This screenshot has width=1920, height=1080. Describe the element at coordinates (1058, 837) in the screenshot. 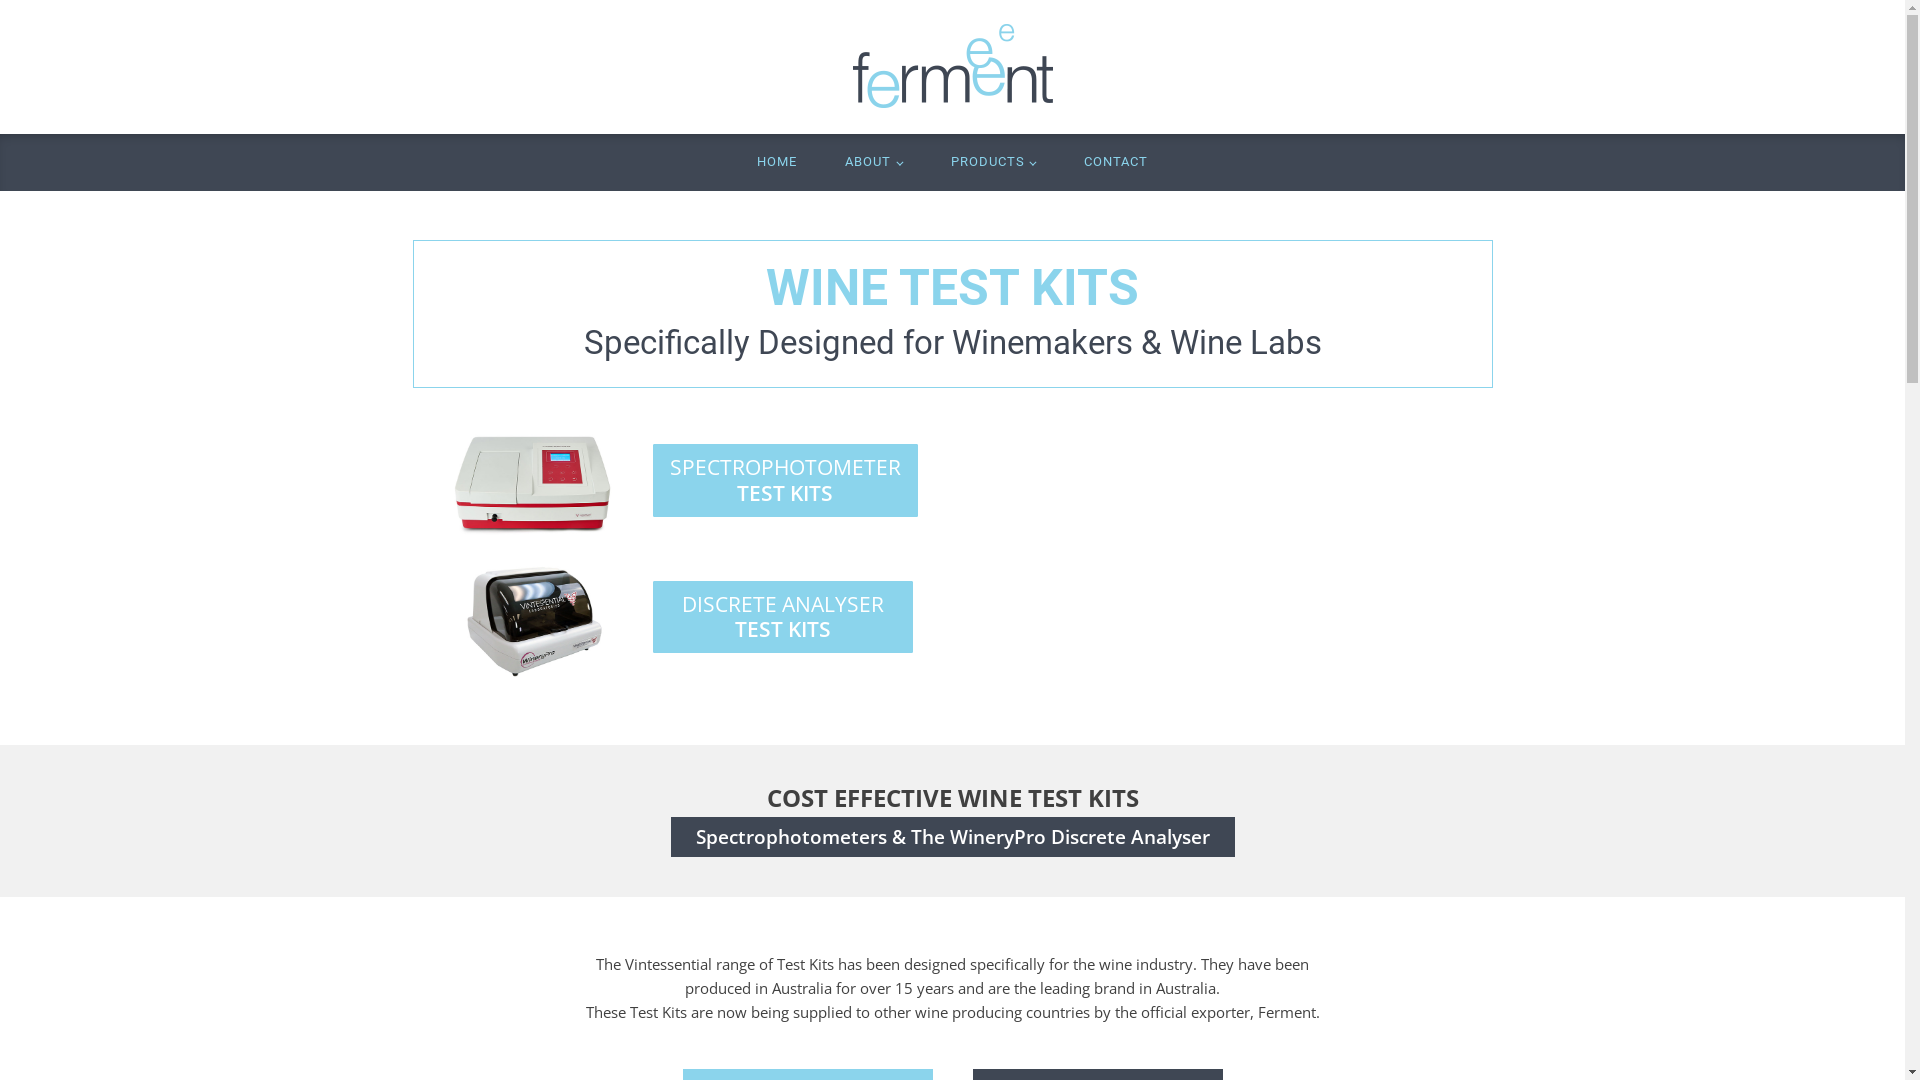

I see `'The WineryPro Discrete Analyser'` at that location.